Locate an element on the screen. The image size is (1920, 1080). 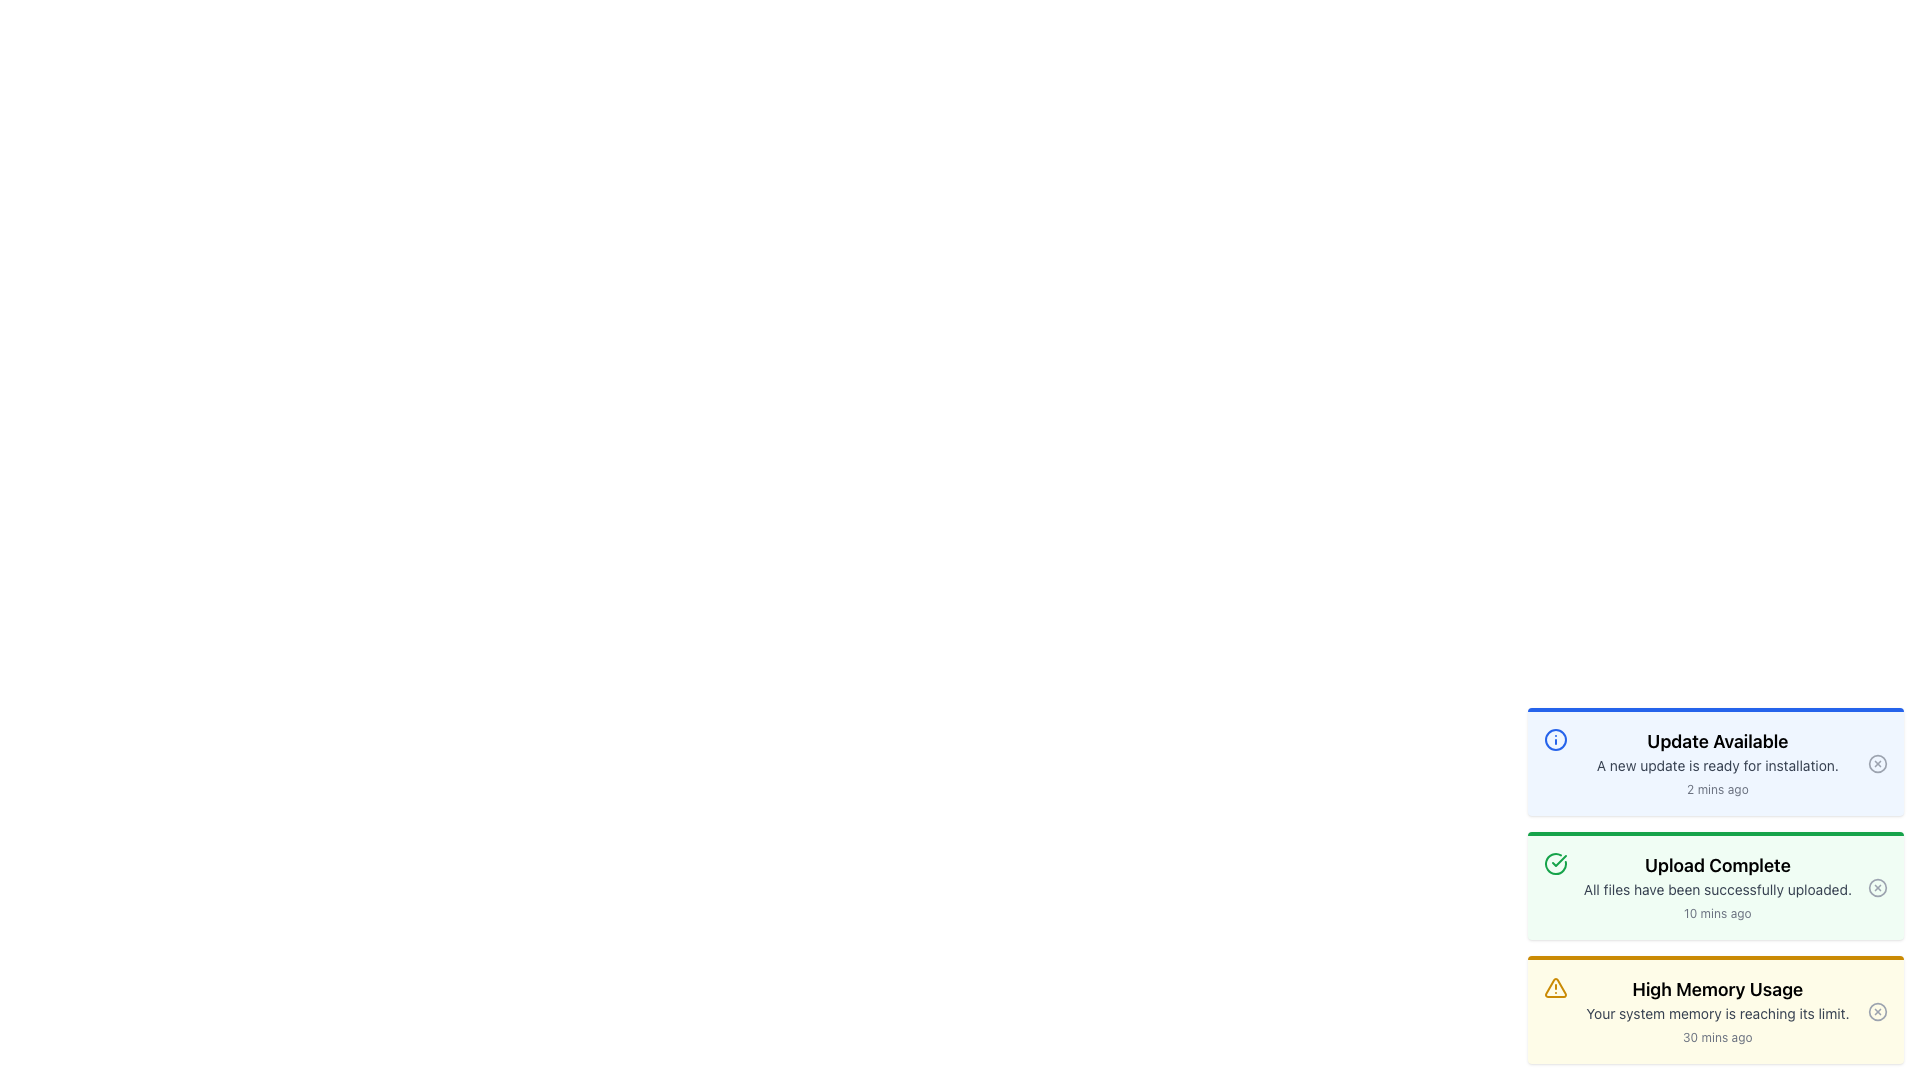
the dismiss button located at the upper-right corner of the 'Update Available' notification card is located at coordinates (1876, 763).